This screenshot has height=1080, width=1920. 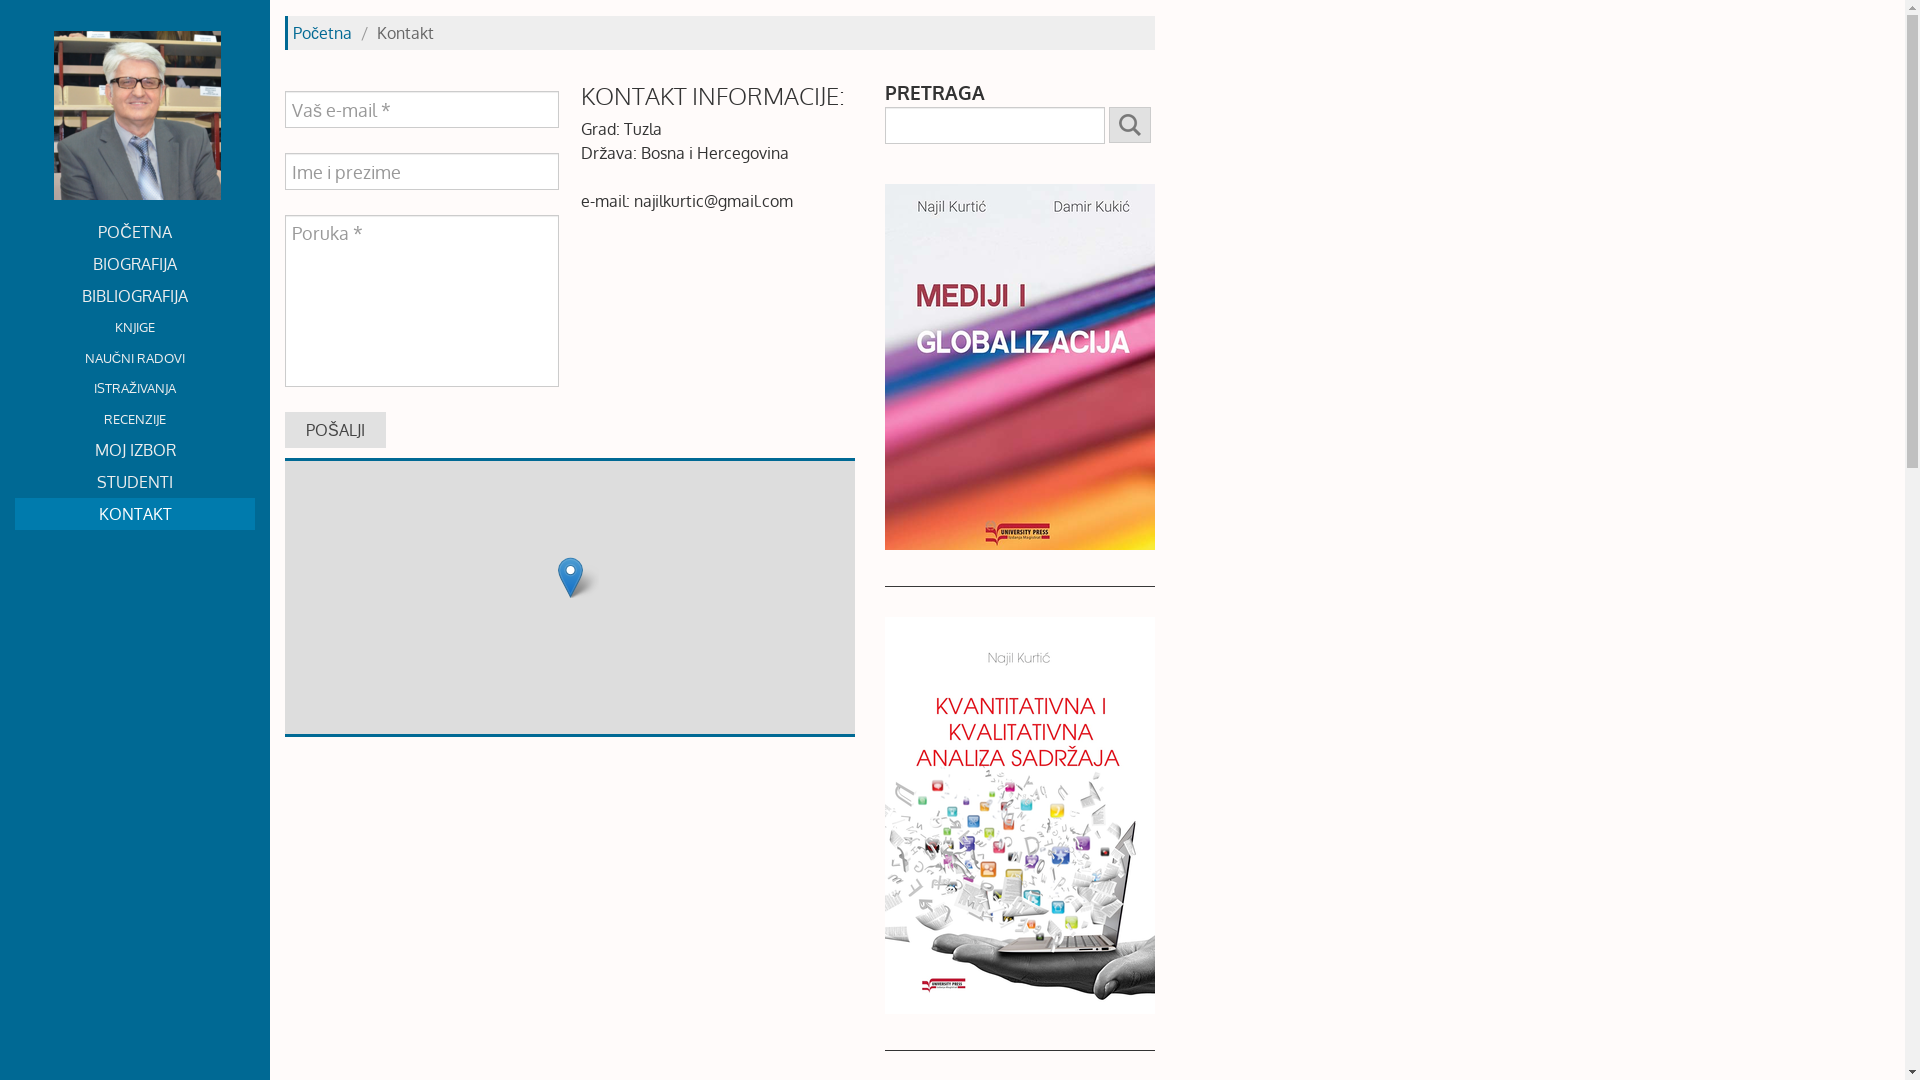 I want to click on 'STUDENTI', so click(x=133, y=482).